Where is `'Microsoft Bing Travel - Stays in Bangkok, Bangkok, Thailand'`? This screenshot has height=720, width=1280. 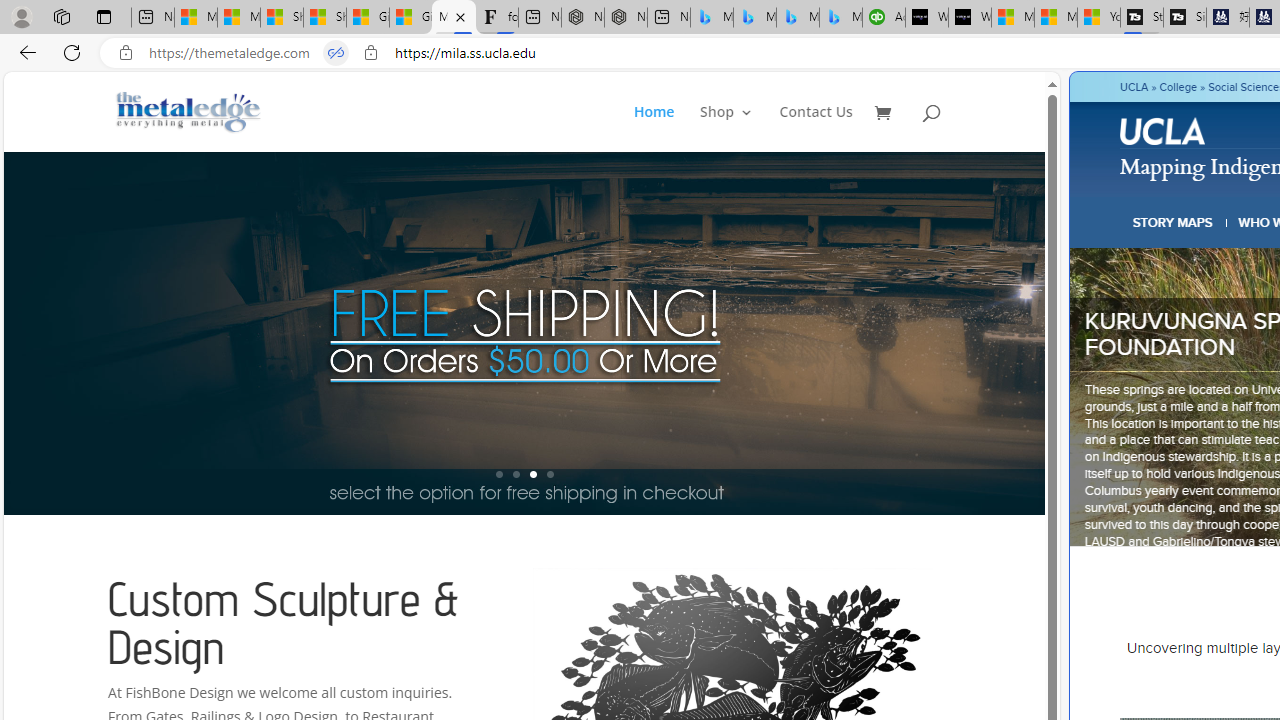
'Microsoft Bing Travel - Stays in Bangkok, Bangkok, Thailand' is located at coordinates (753, 17).